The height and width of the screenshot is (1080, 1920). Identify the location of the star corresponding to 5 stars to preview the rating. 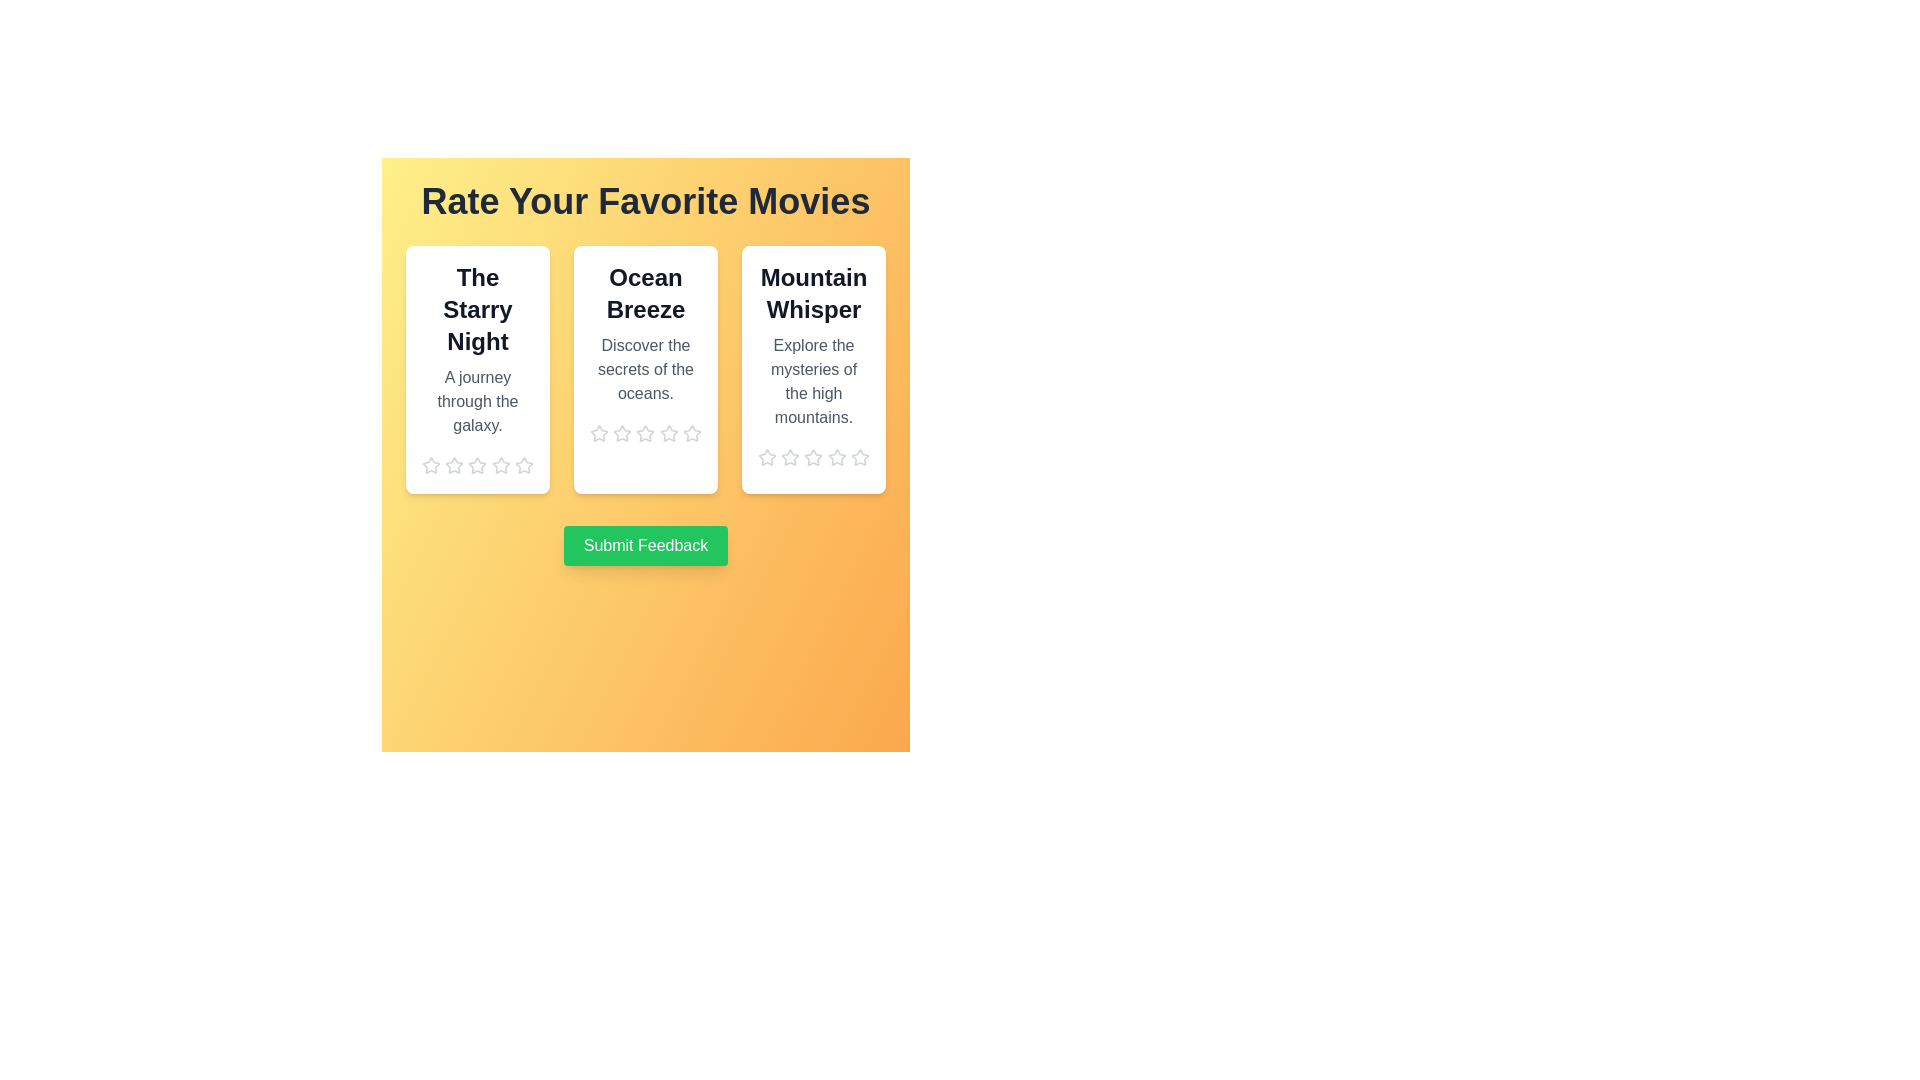
(524, 466).